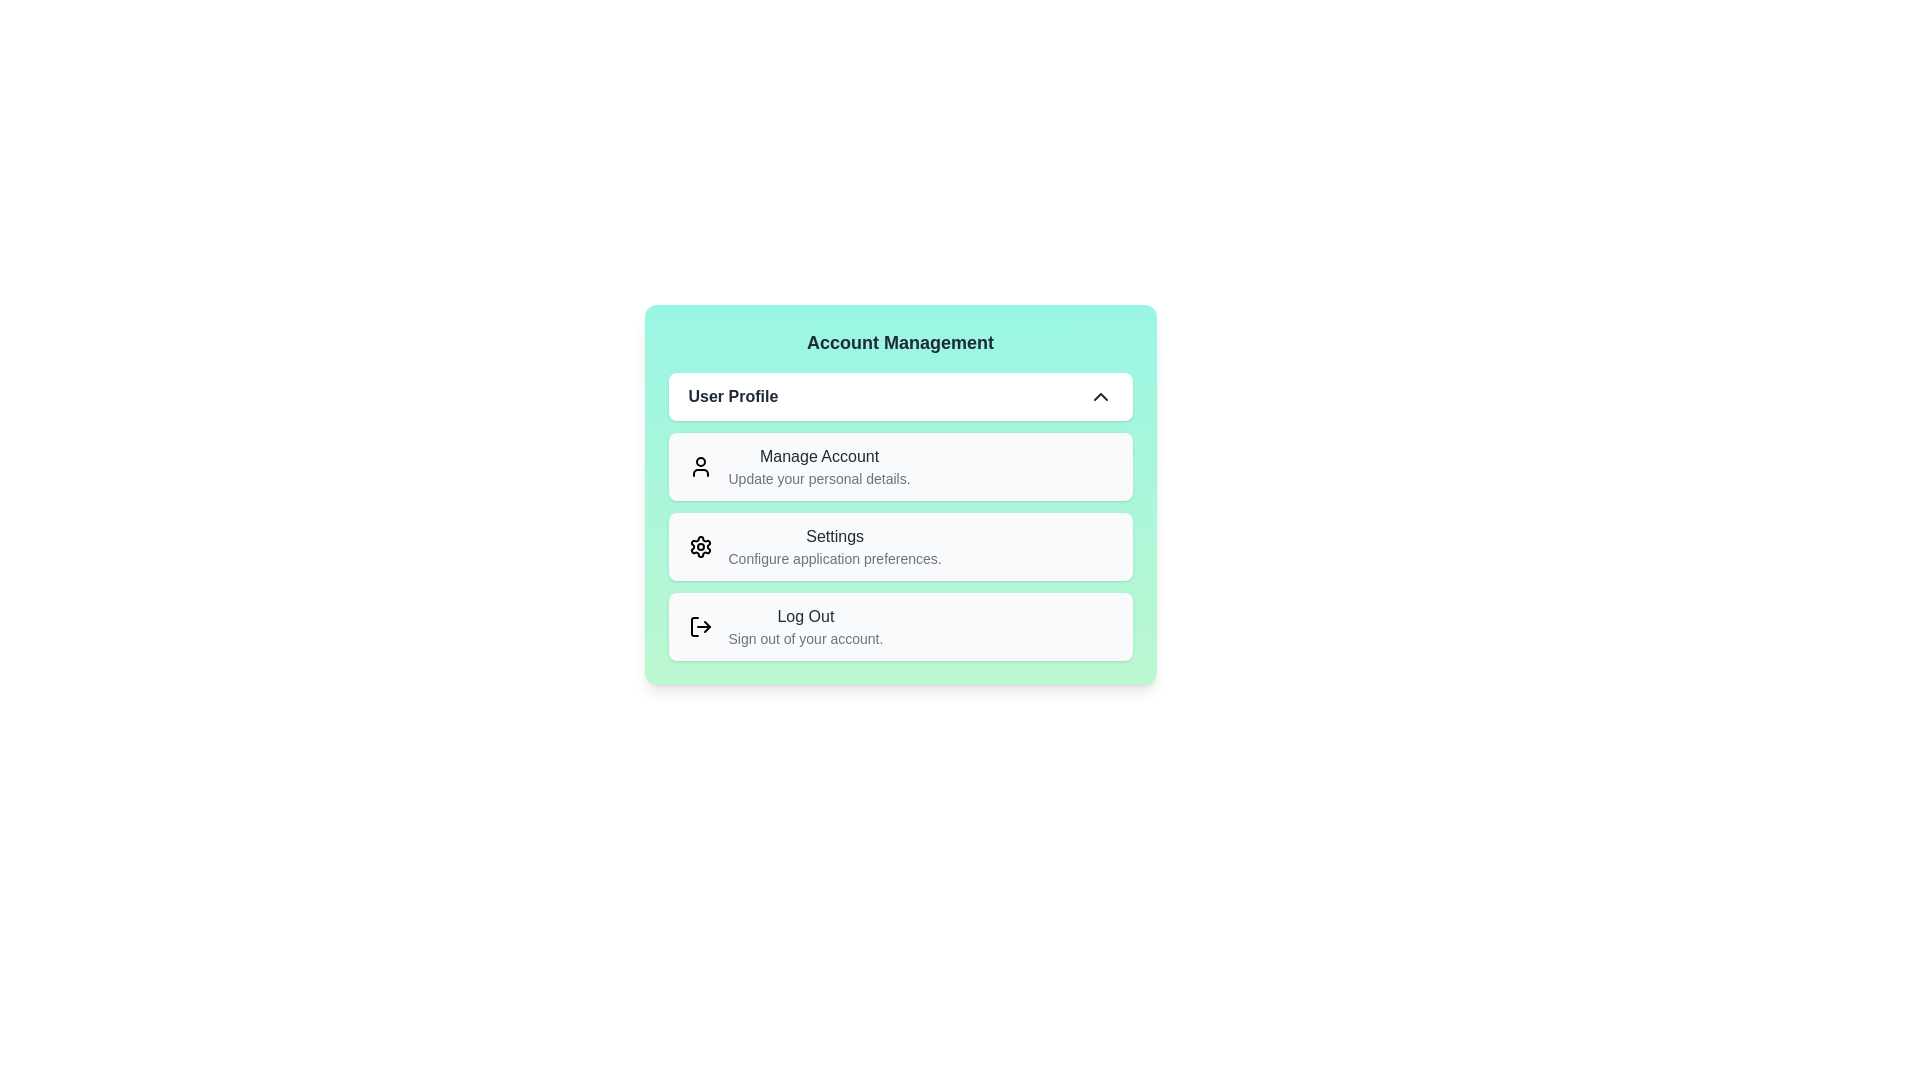 This screenshot has width=1920, height=1080. What do you see at coordinates (899, 626) in the screenshot?
I see `the menu option Log Out by clicking on it` at bounding box center [899, 626].